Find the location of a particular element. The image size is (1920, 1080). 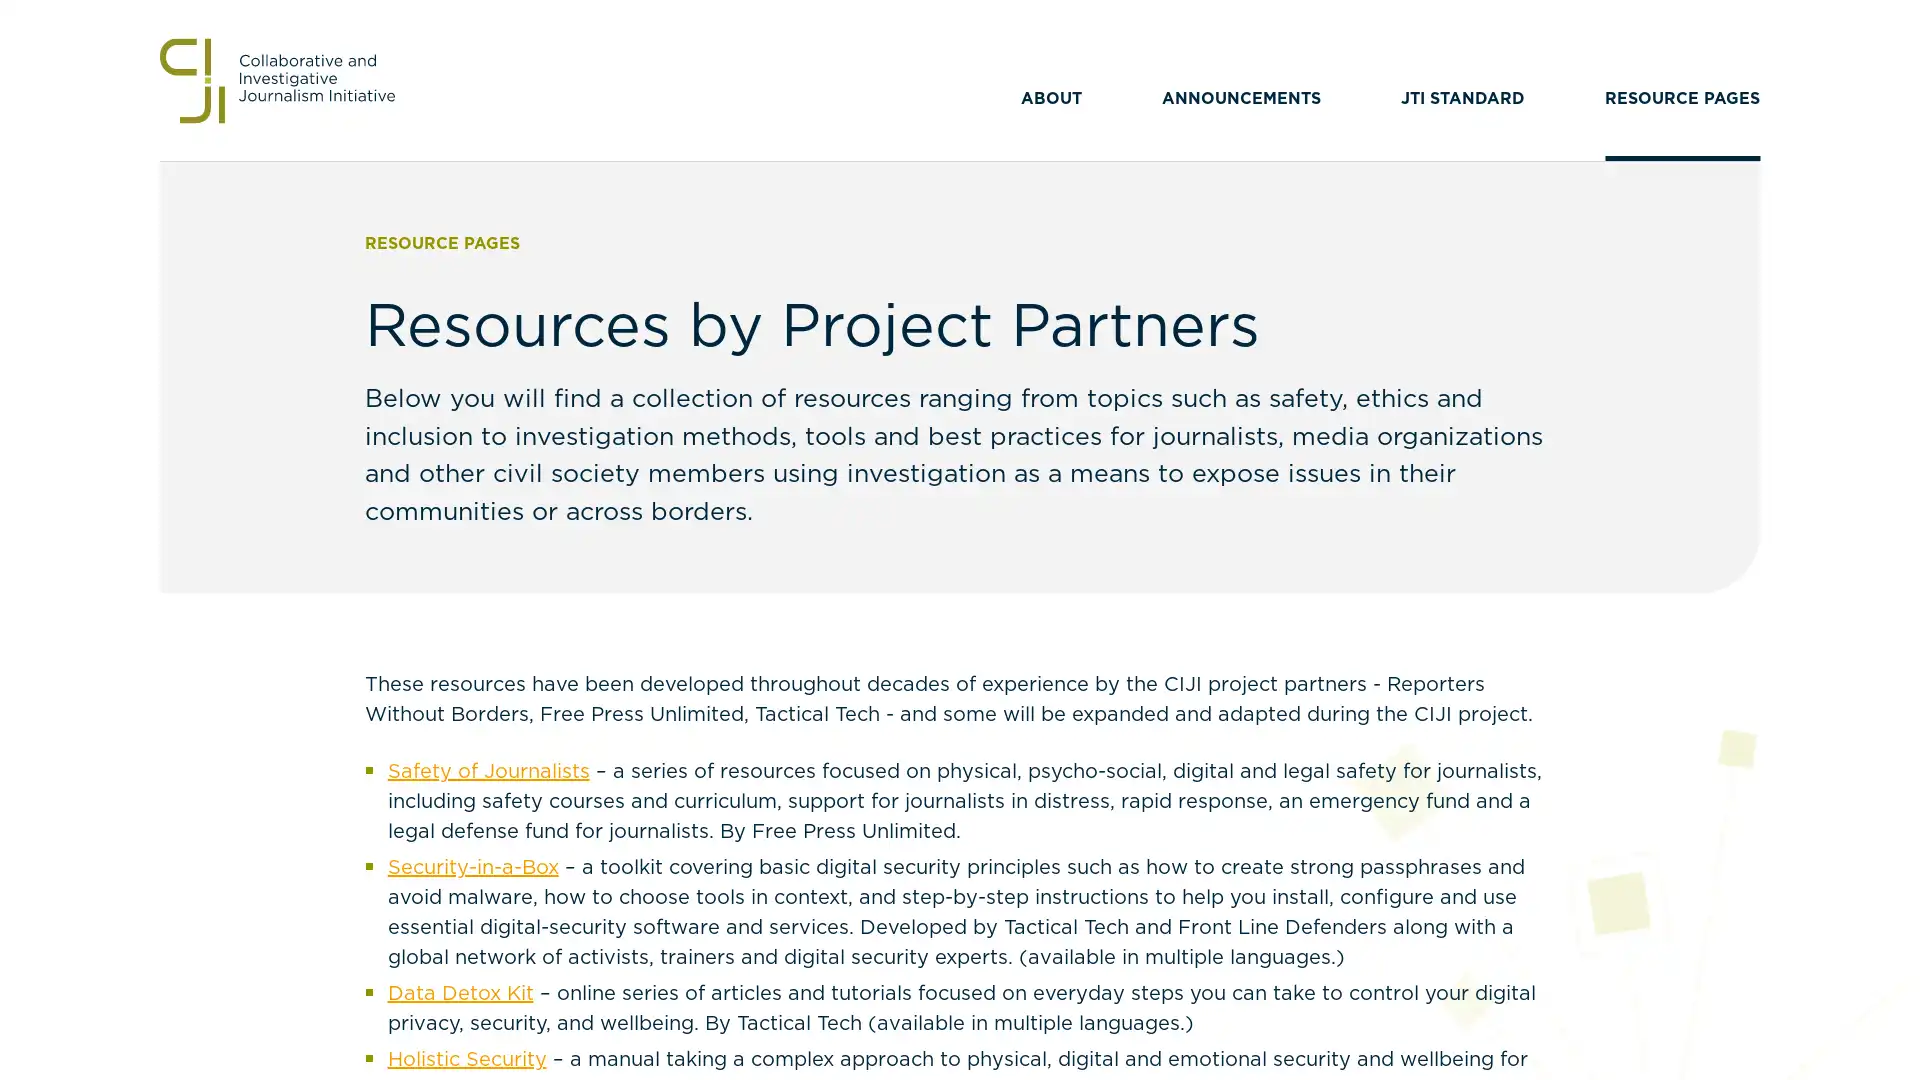

Deny is located at coordinates (958, 678).